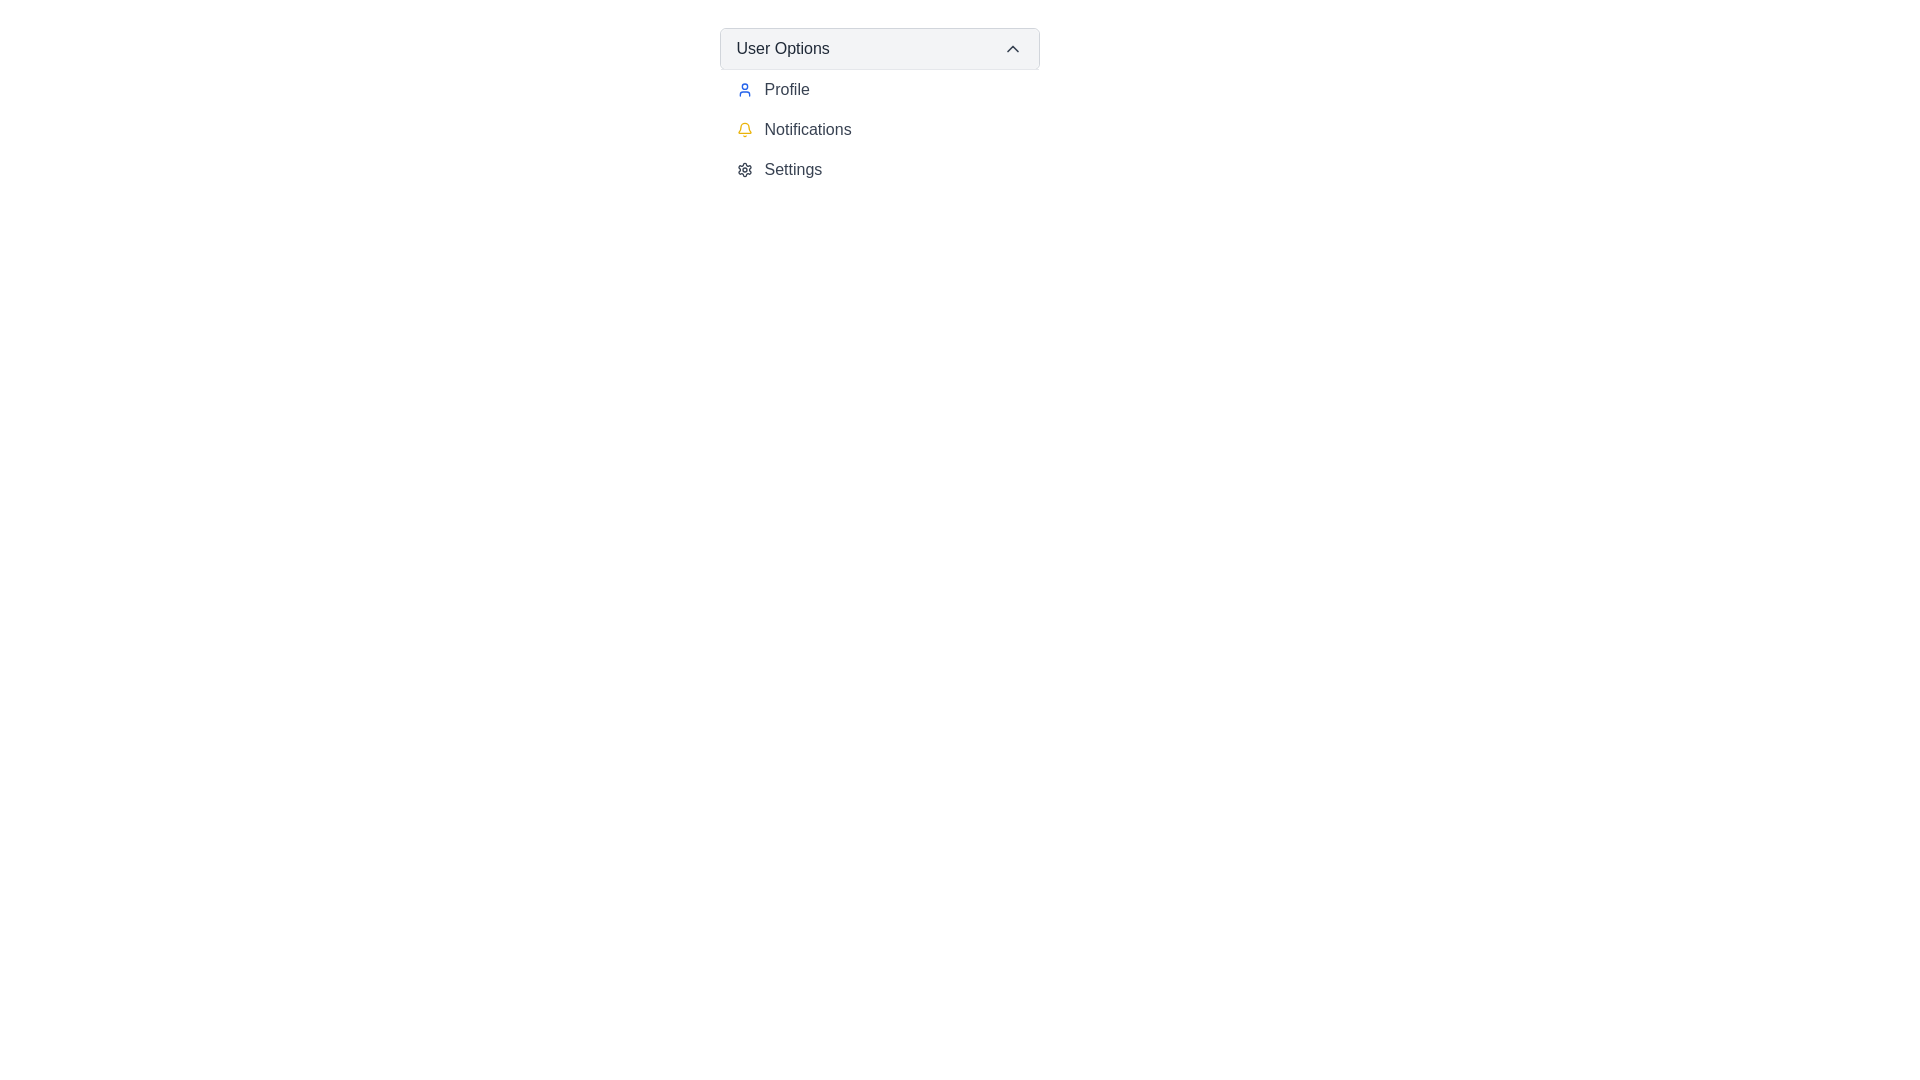 The image size is (1920, 1080). Describe the element at coordinates (743, 168) in the screenshot. I see `the cogwheel-shaped icon that indicates settings in the 'User Options' dropdown menu` at that location.